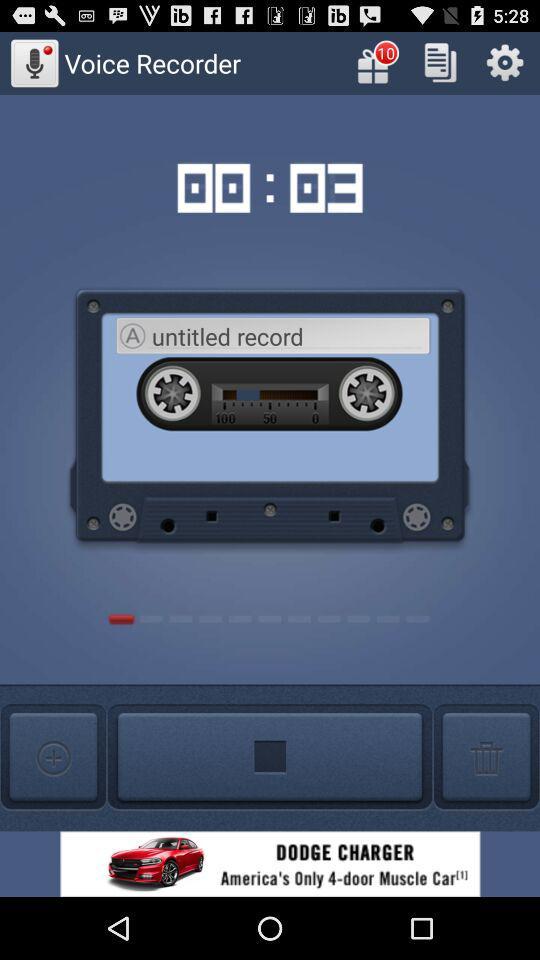 Image resolution: width=540 pixels, height=960 pixels. What do you see at coordinates (504, 62) in the screenshot?
I see `click the settings option` at bounding box center [504, 62].